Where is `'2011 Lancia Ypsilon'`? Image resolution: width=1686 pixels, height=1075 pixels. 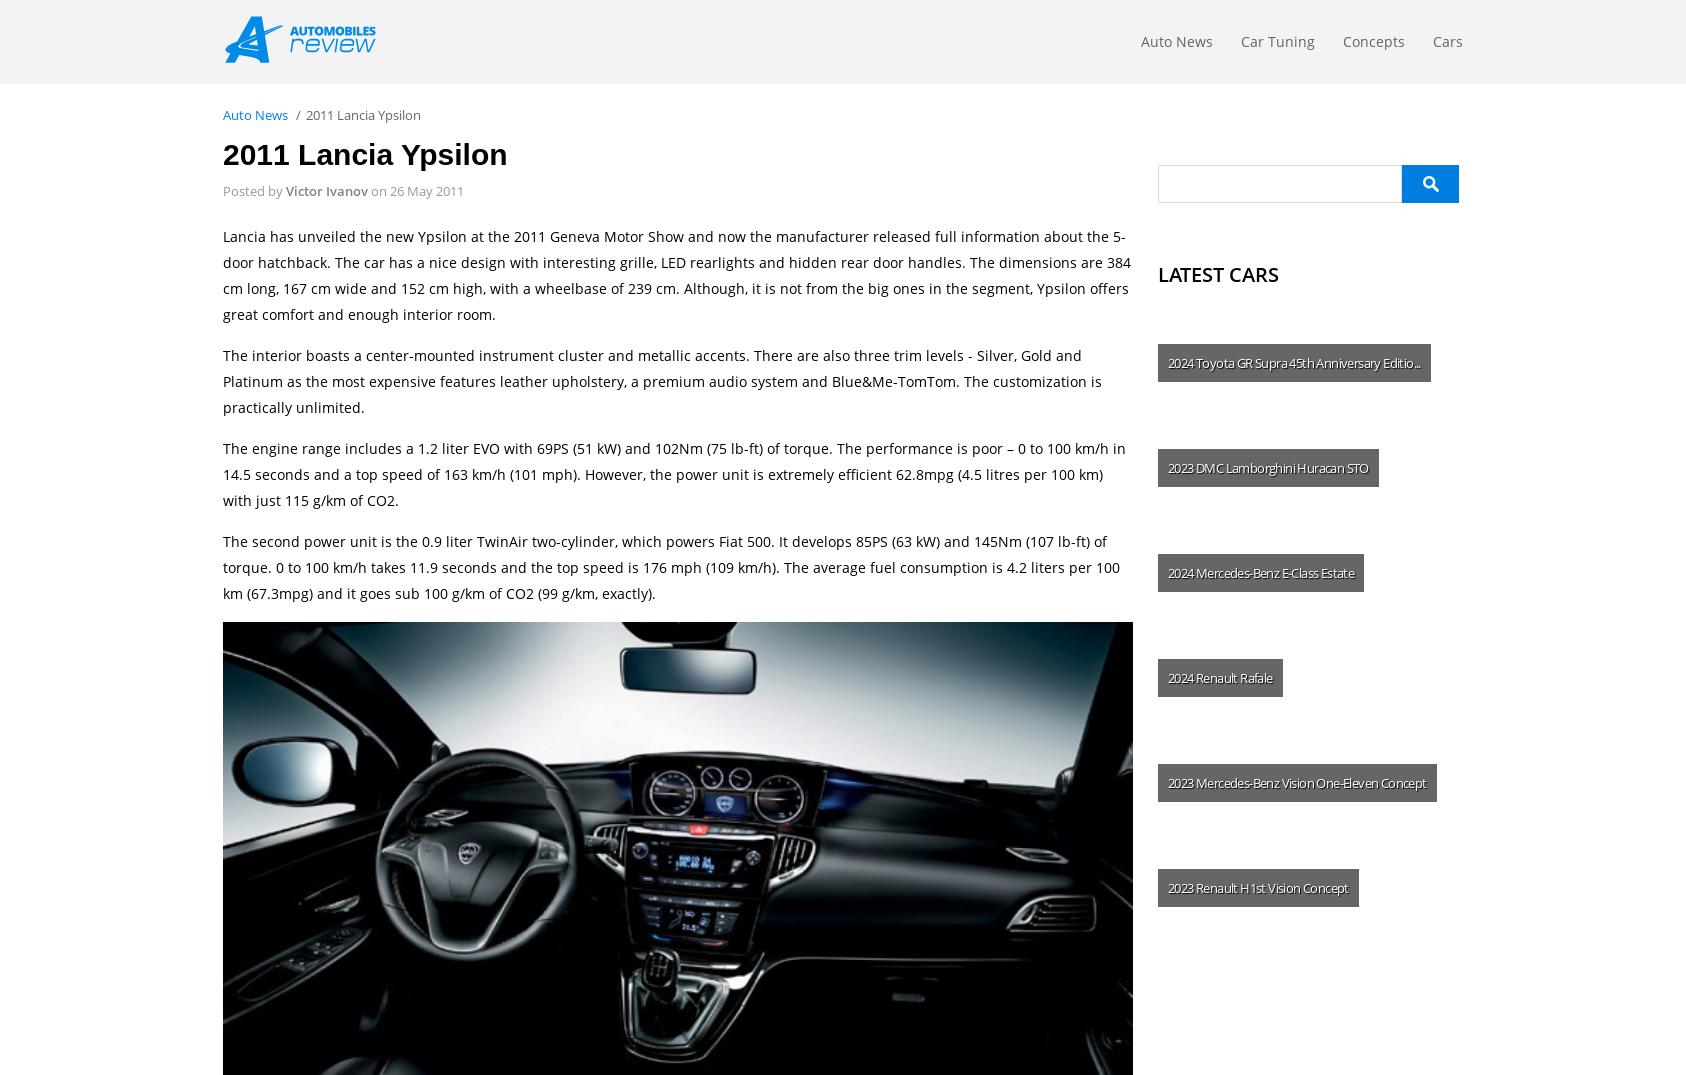
'2011 Lancia Ypsilon' is located at coordinates (364, 154).